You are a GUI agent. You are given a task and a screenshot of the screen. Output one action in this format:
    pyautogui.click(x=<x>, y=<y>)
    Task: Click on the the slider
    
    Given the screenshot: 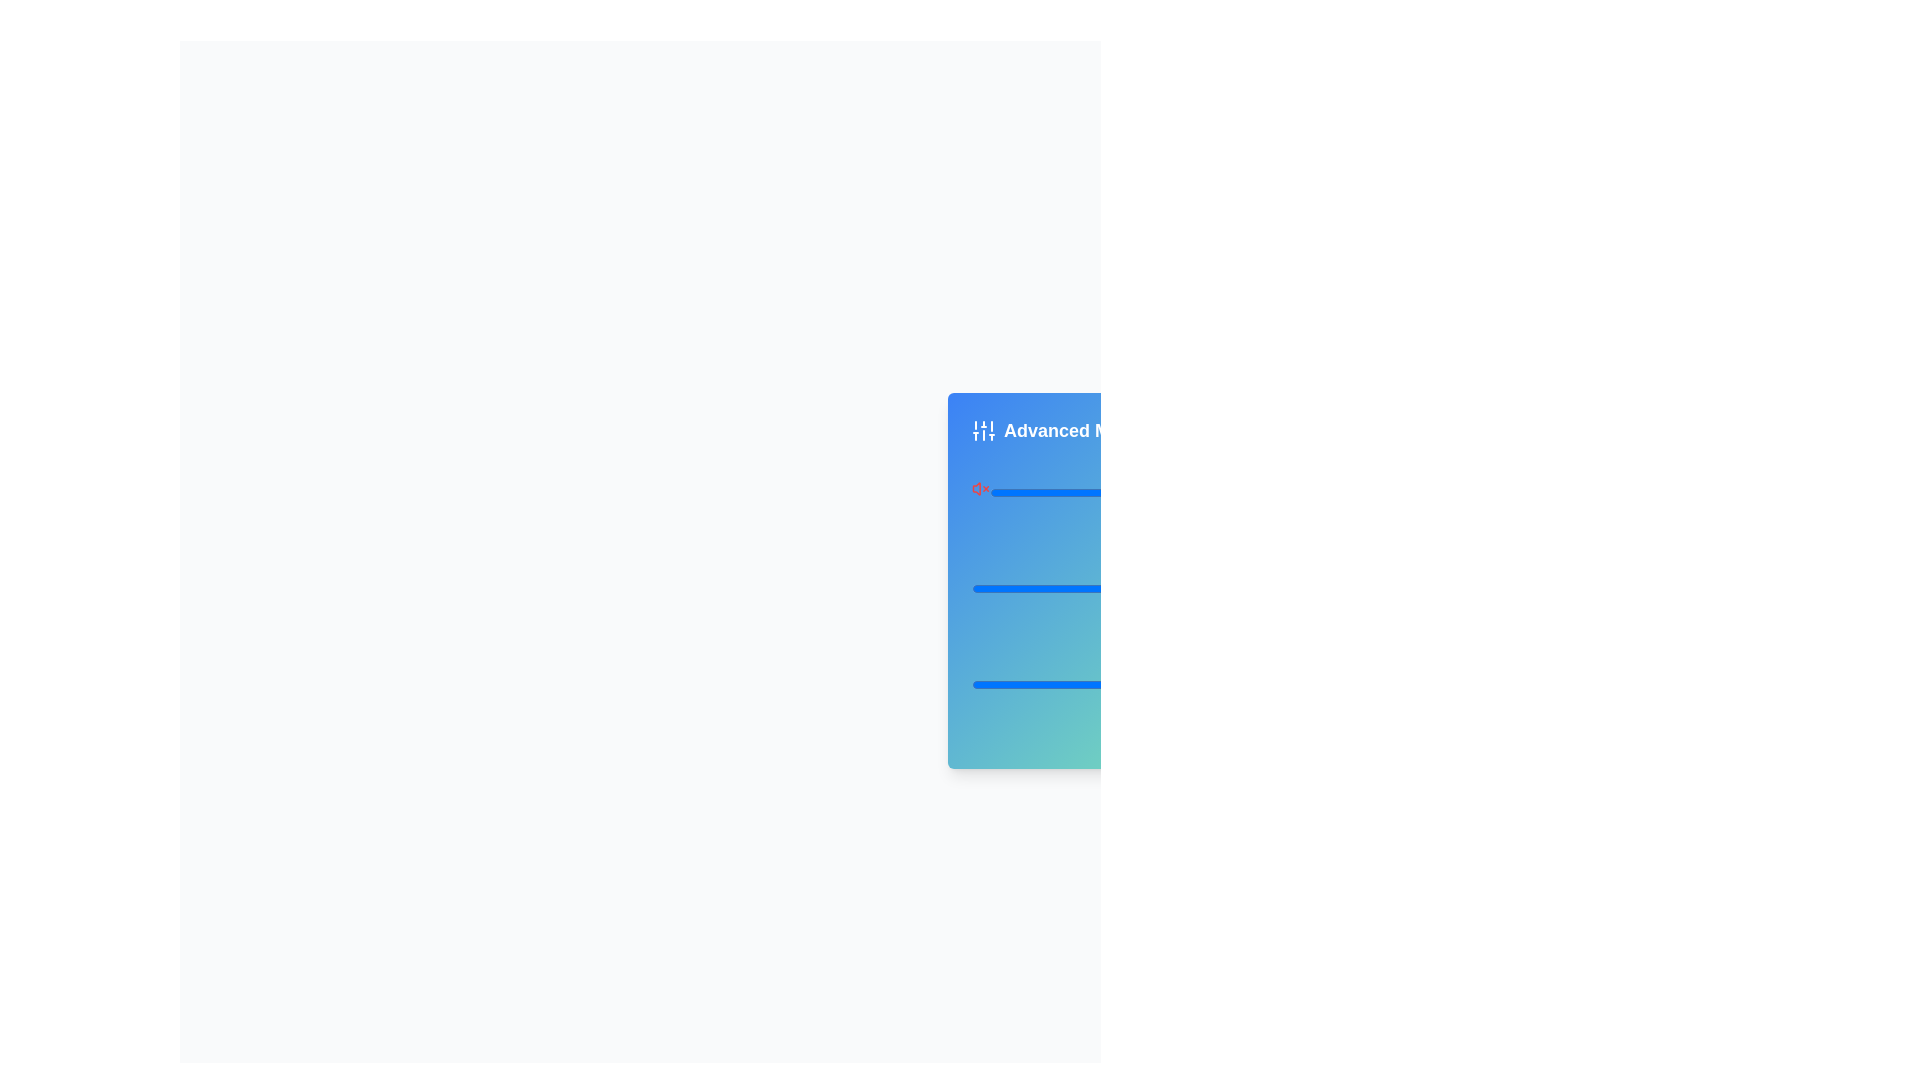 What is the action you would take?
    pyautogui.click(x=1088, y=493)
    